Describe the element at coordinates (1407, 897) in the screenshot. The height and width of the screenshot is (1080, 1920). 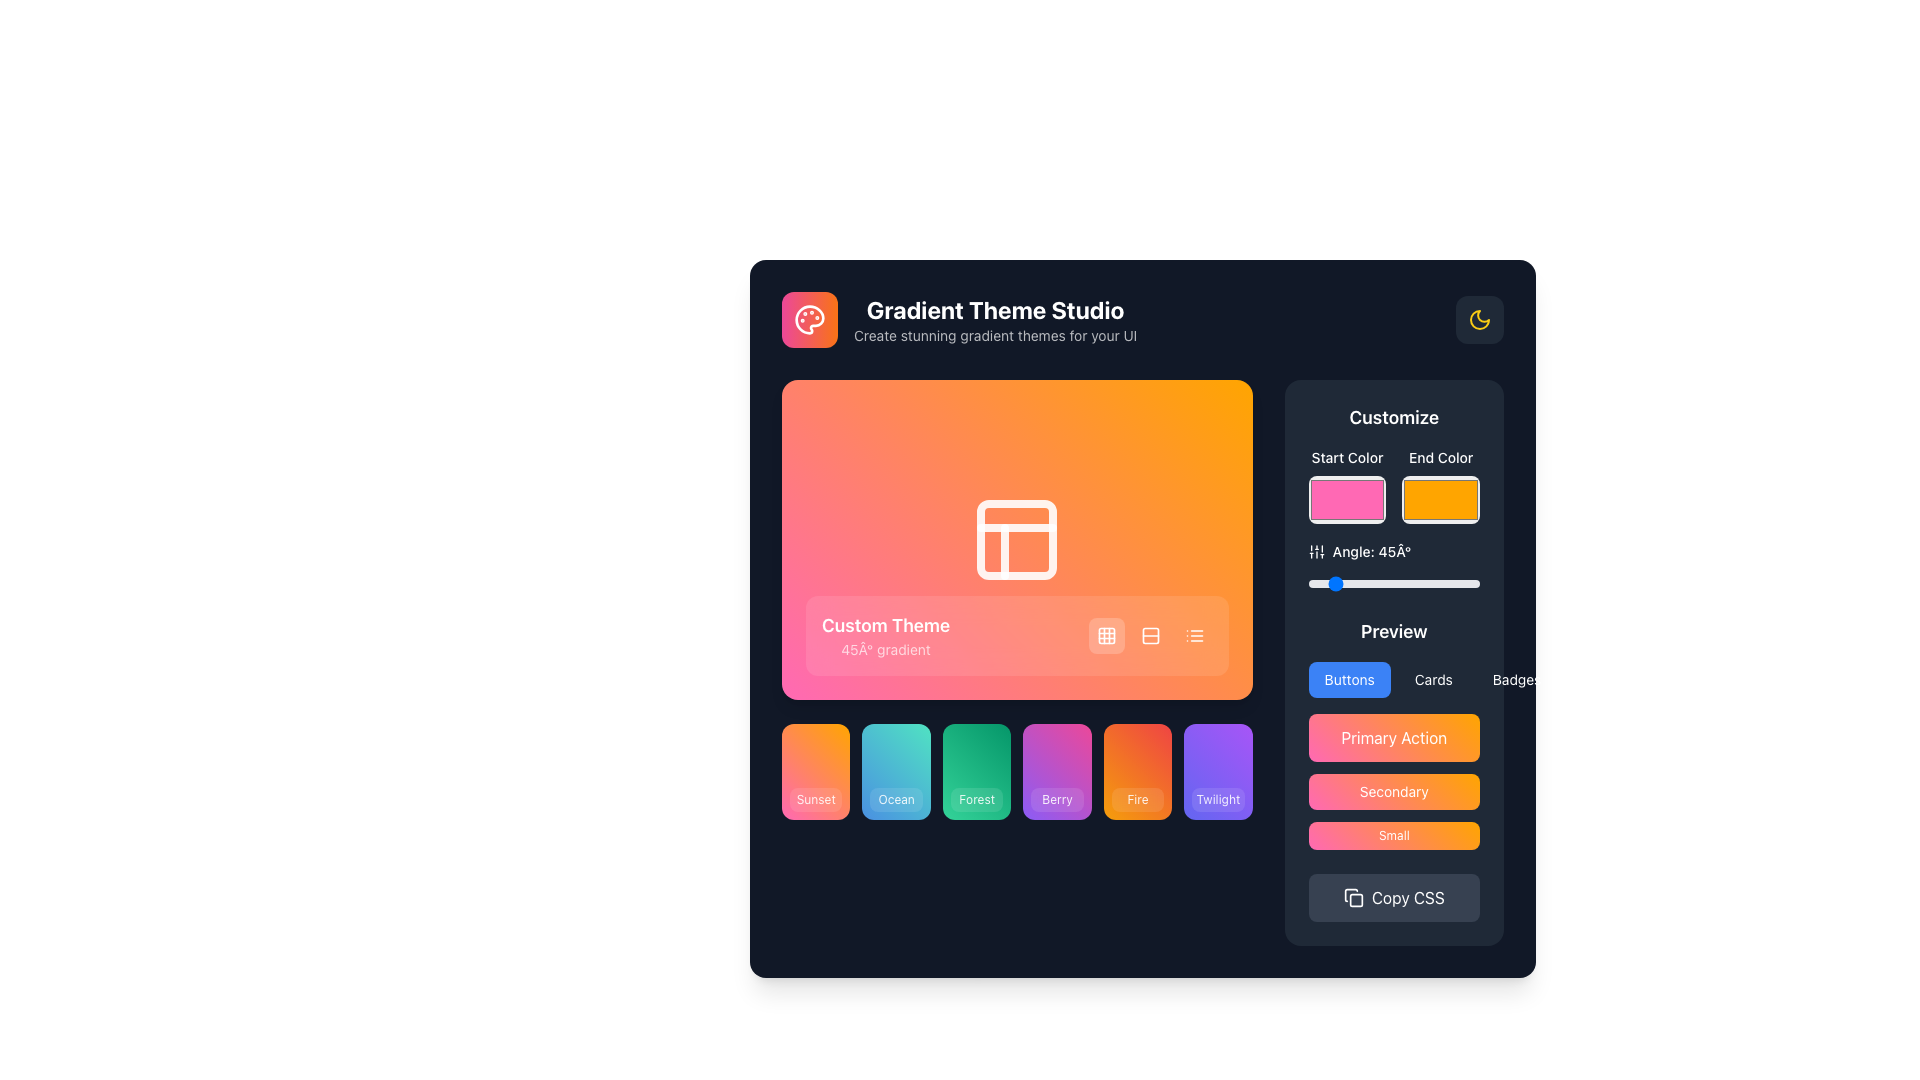
I see `the Text label within the button that facilitates copying CSS code` at that location.